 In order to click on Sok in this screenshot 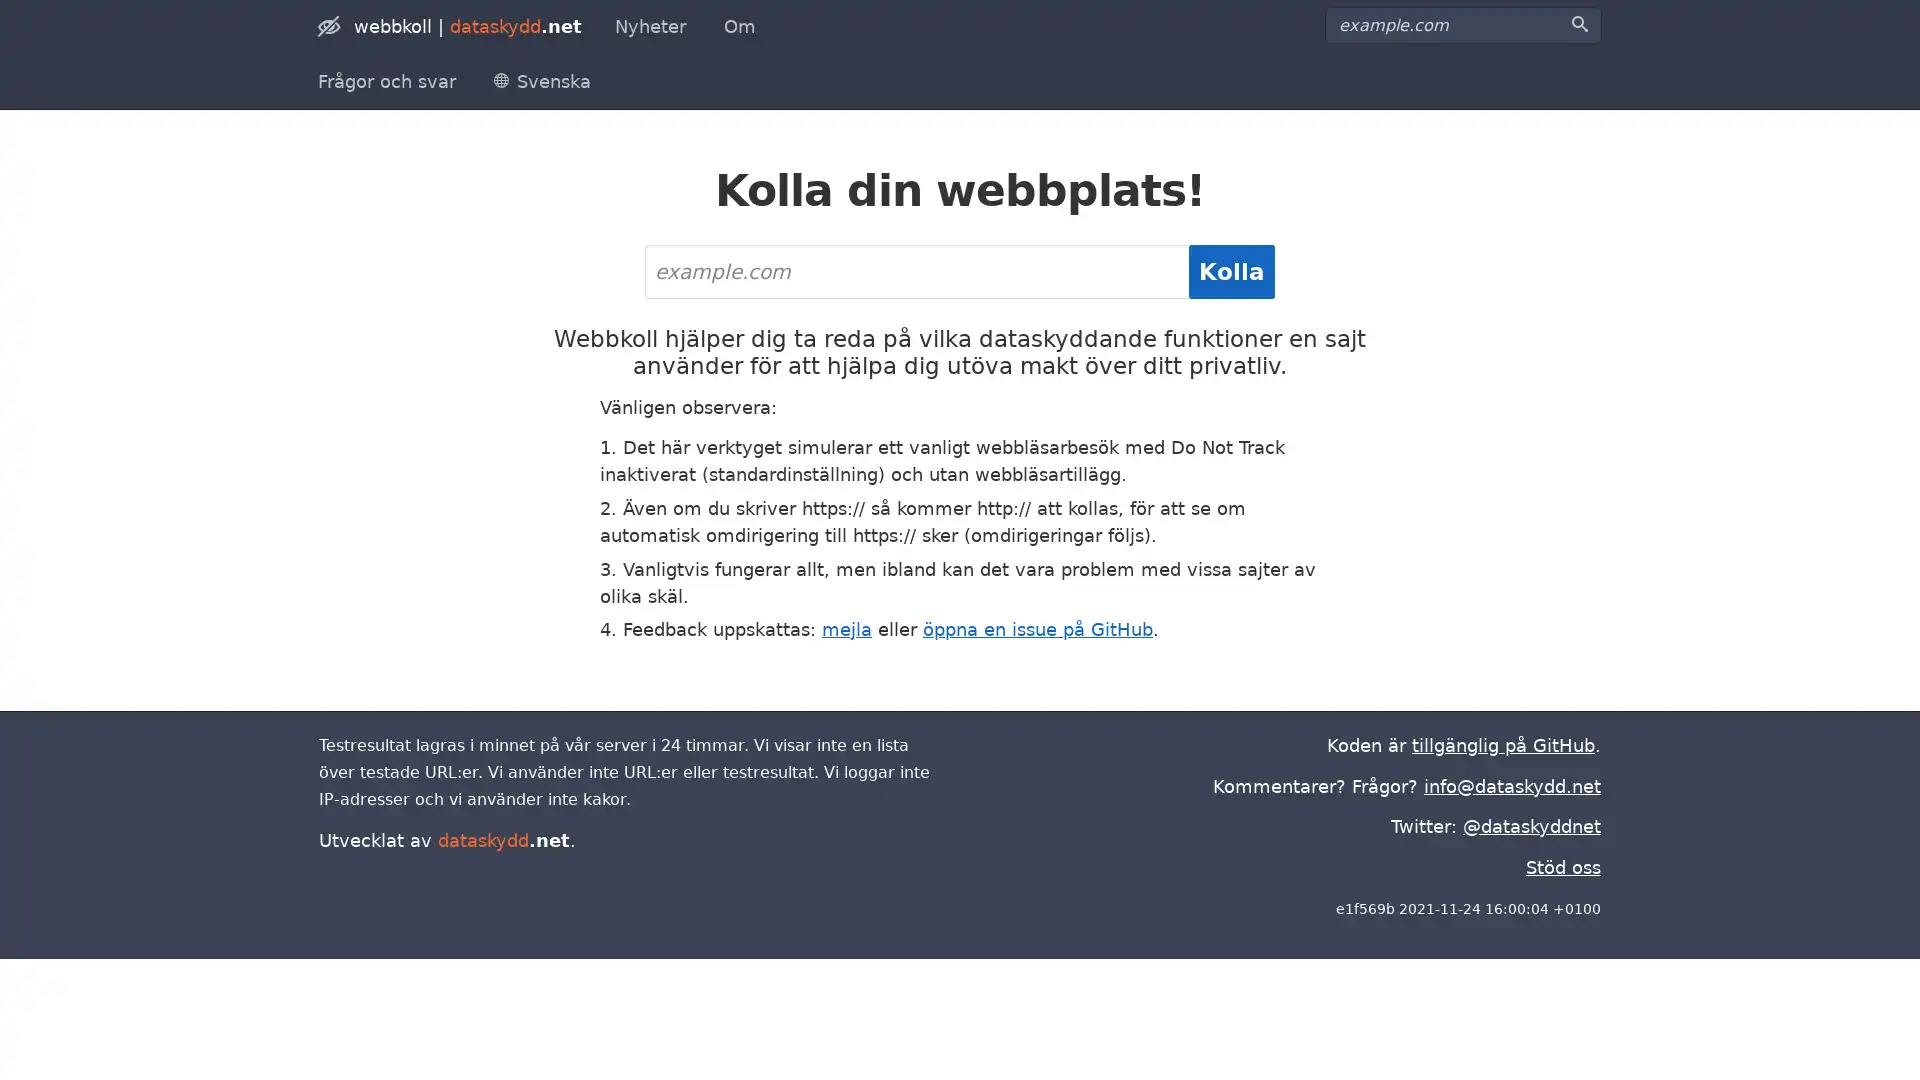, I will do `click(1578, 24)`.